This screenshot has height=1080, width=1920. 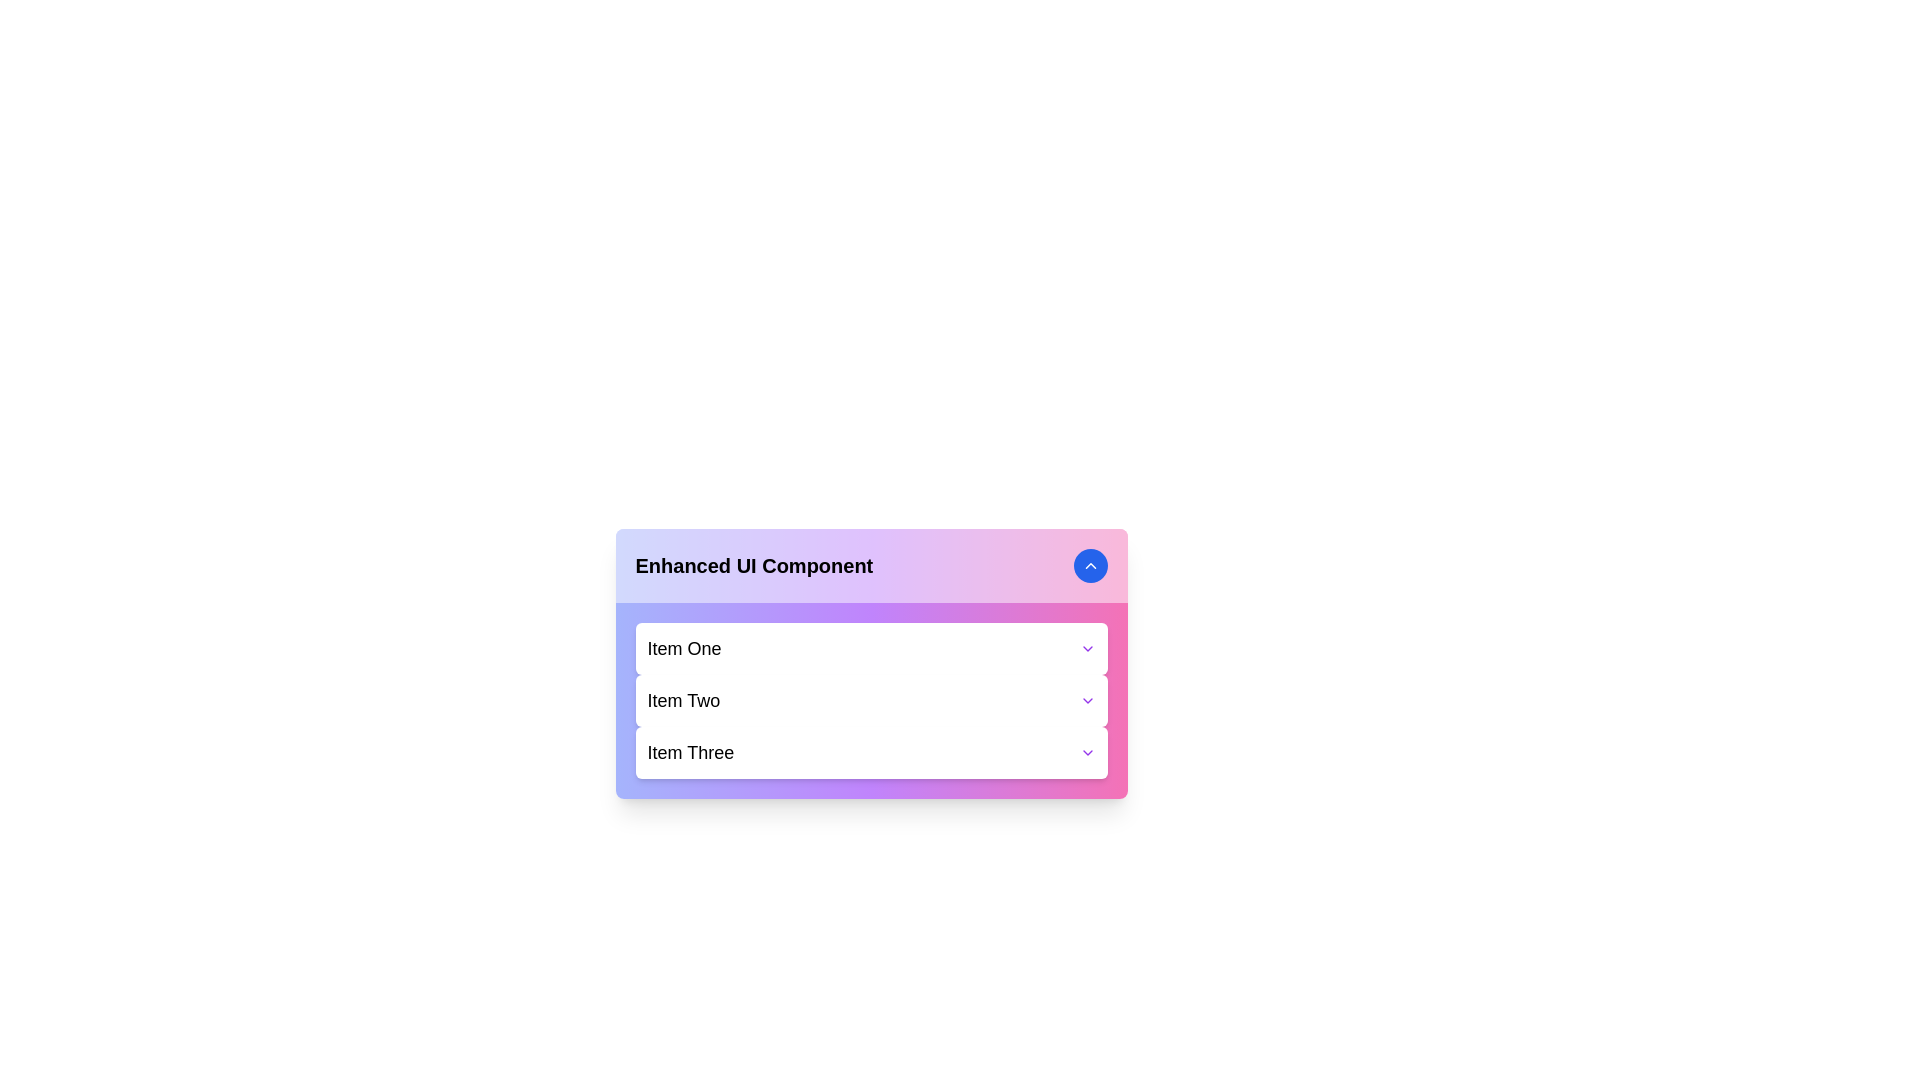 I want to click on the Dropdown menu list item labeled 'Item Two', so click(x=871, y=700).